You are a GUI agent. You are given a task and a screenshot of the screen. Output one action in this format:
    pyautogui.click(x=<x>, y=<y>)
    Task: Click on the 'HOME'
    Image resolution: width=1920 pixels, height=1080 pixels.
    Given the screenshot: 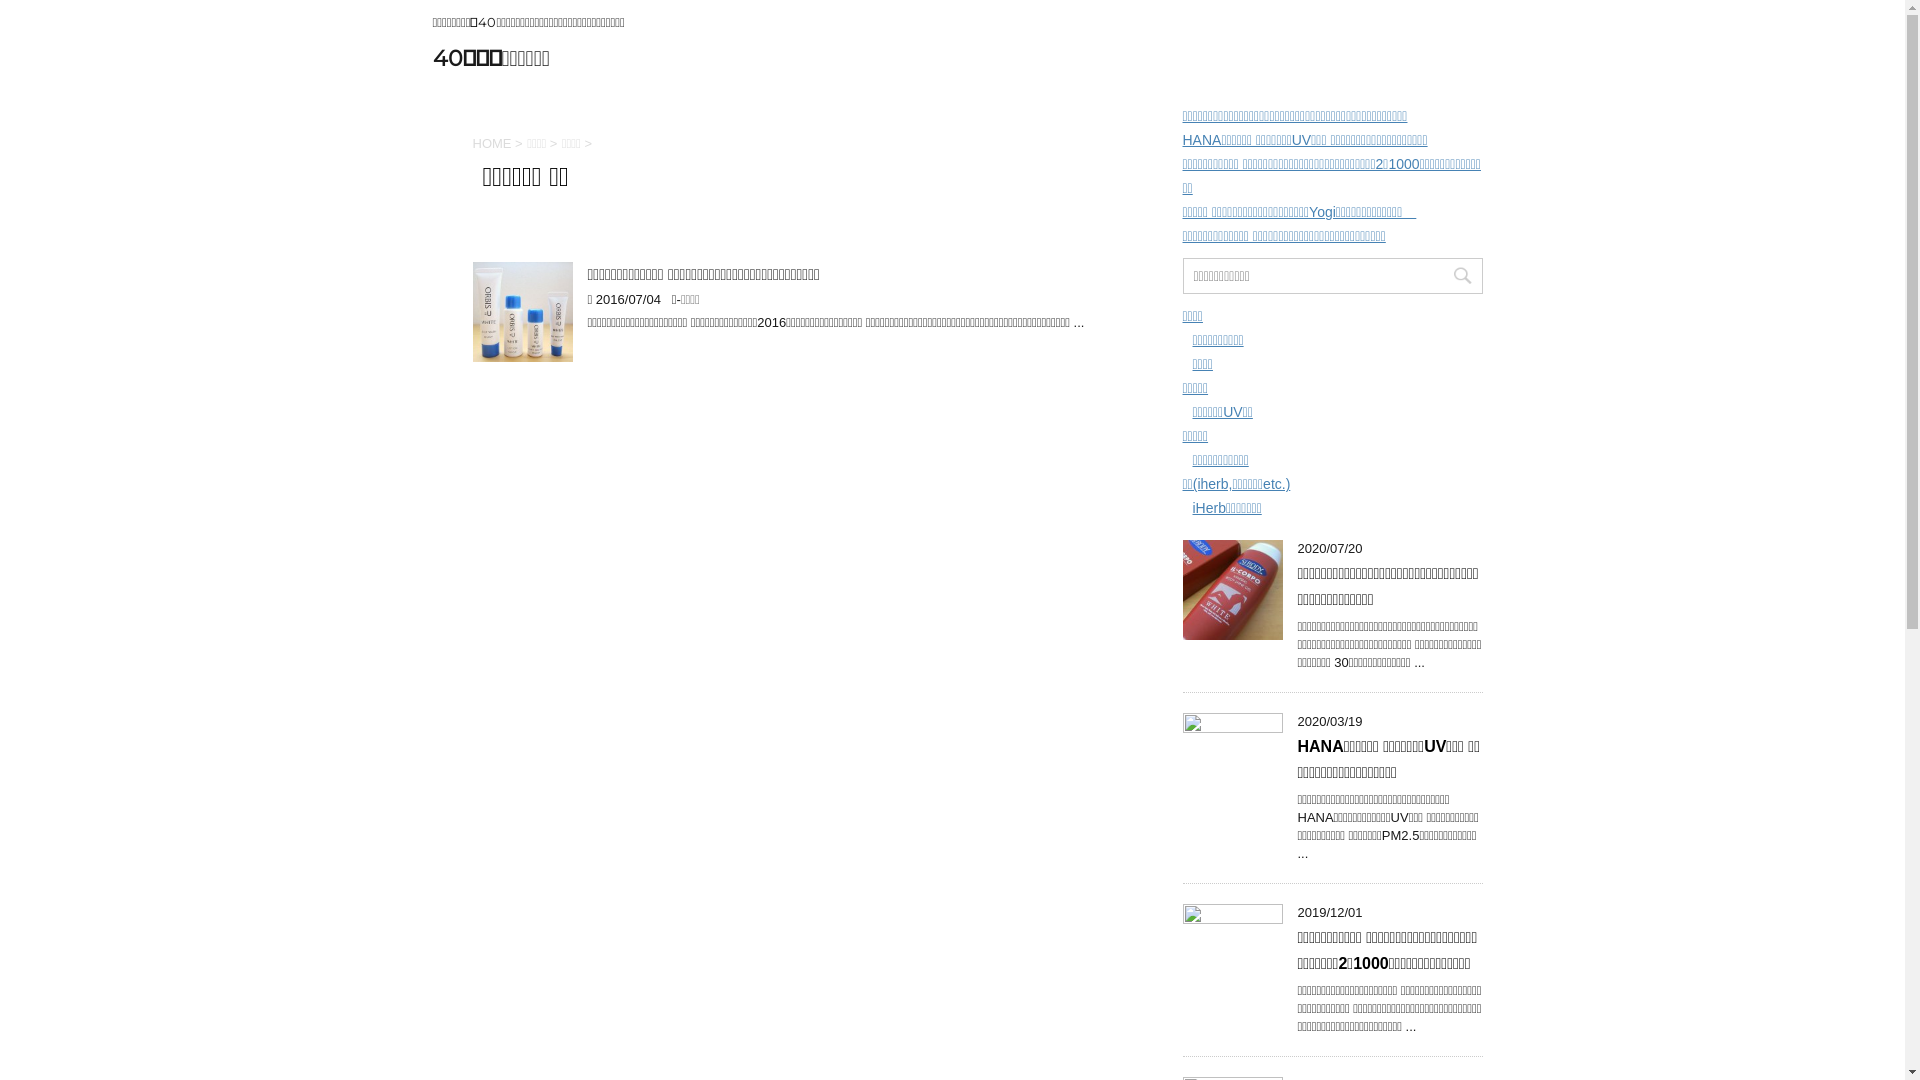 What is the action you would take?
    pyautogui.click(x=491, y=142)
    